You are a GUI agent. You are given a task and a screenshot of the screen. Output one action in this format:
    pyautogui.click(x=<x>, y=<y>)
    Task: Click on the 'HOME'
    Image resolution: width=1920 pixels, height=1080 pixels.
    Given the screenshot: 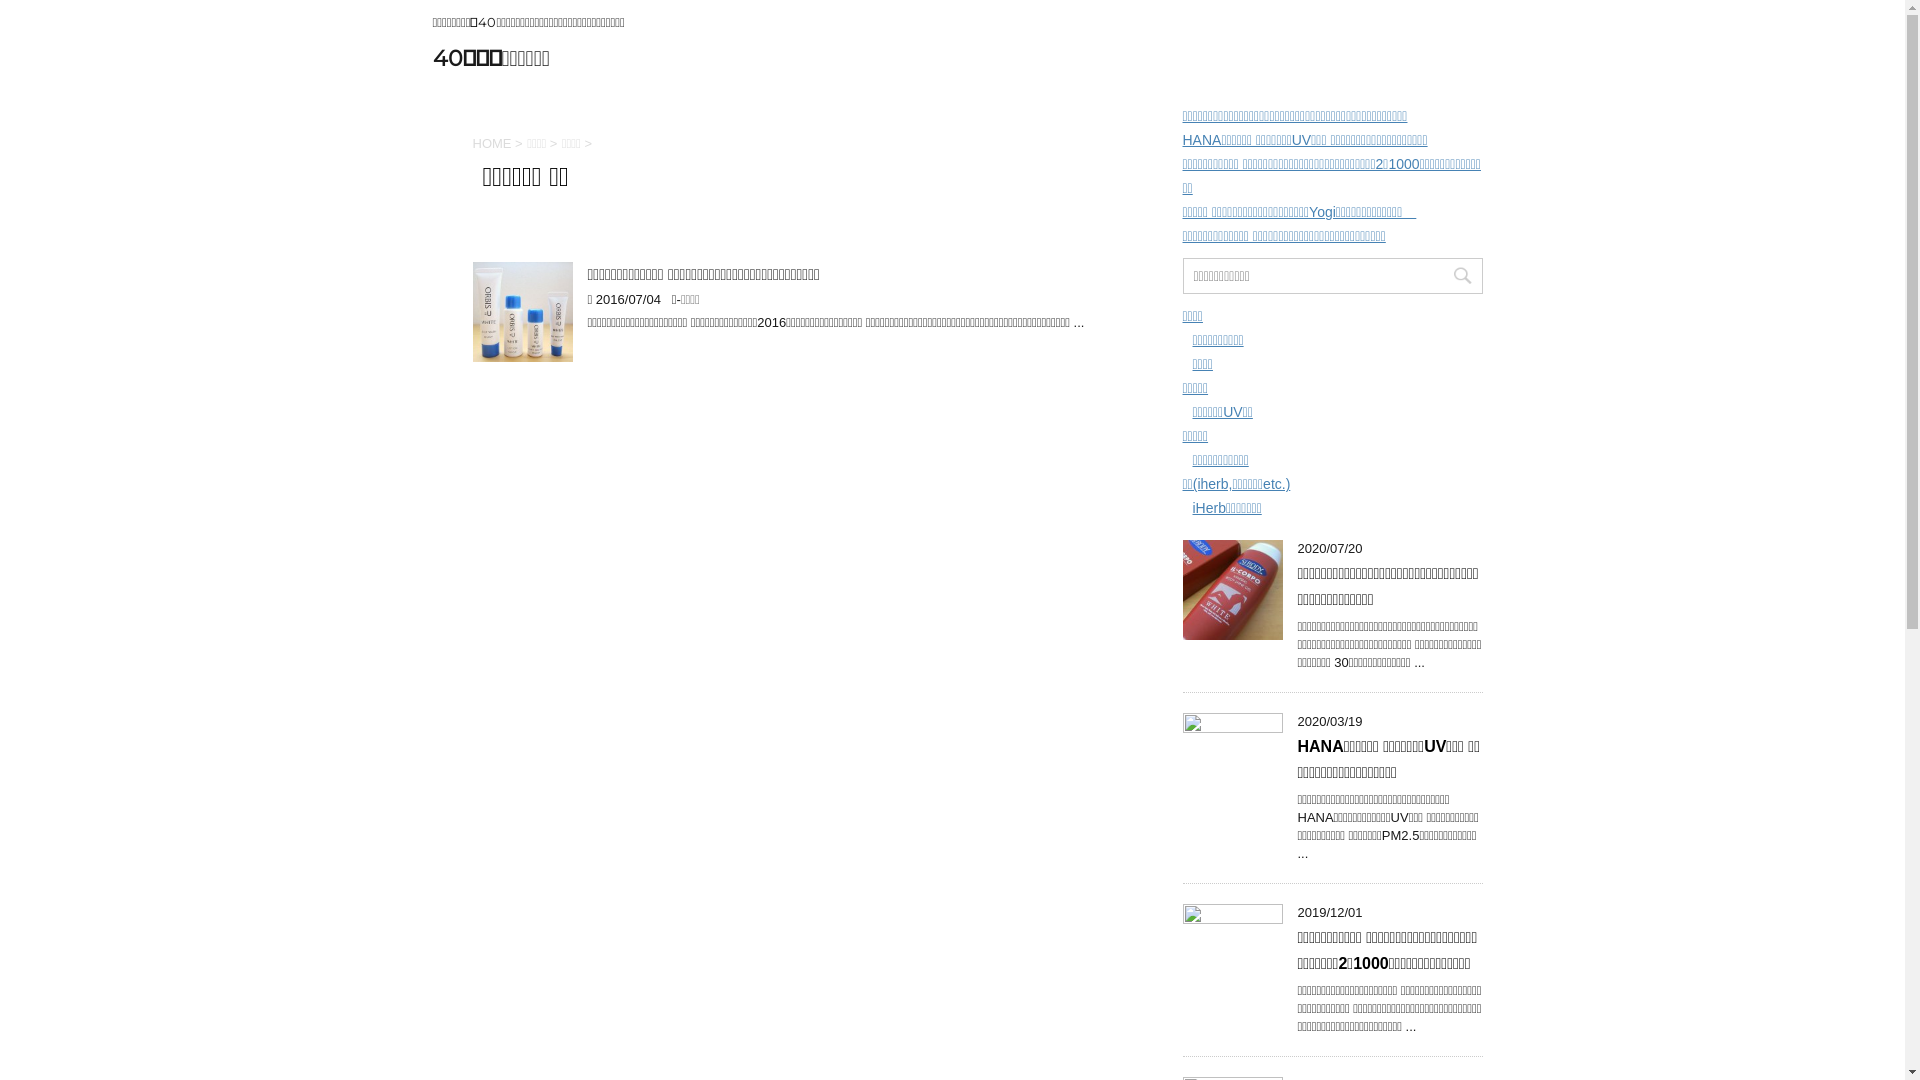 What is the action you would take?
    pyautogui.click(x=491, y=142)
    